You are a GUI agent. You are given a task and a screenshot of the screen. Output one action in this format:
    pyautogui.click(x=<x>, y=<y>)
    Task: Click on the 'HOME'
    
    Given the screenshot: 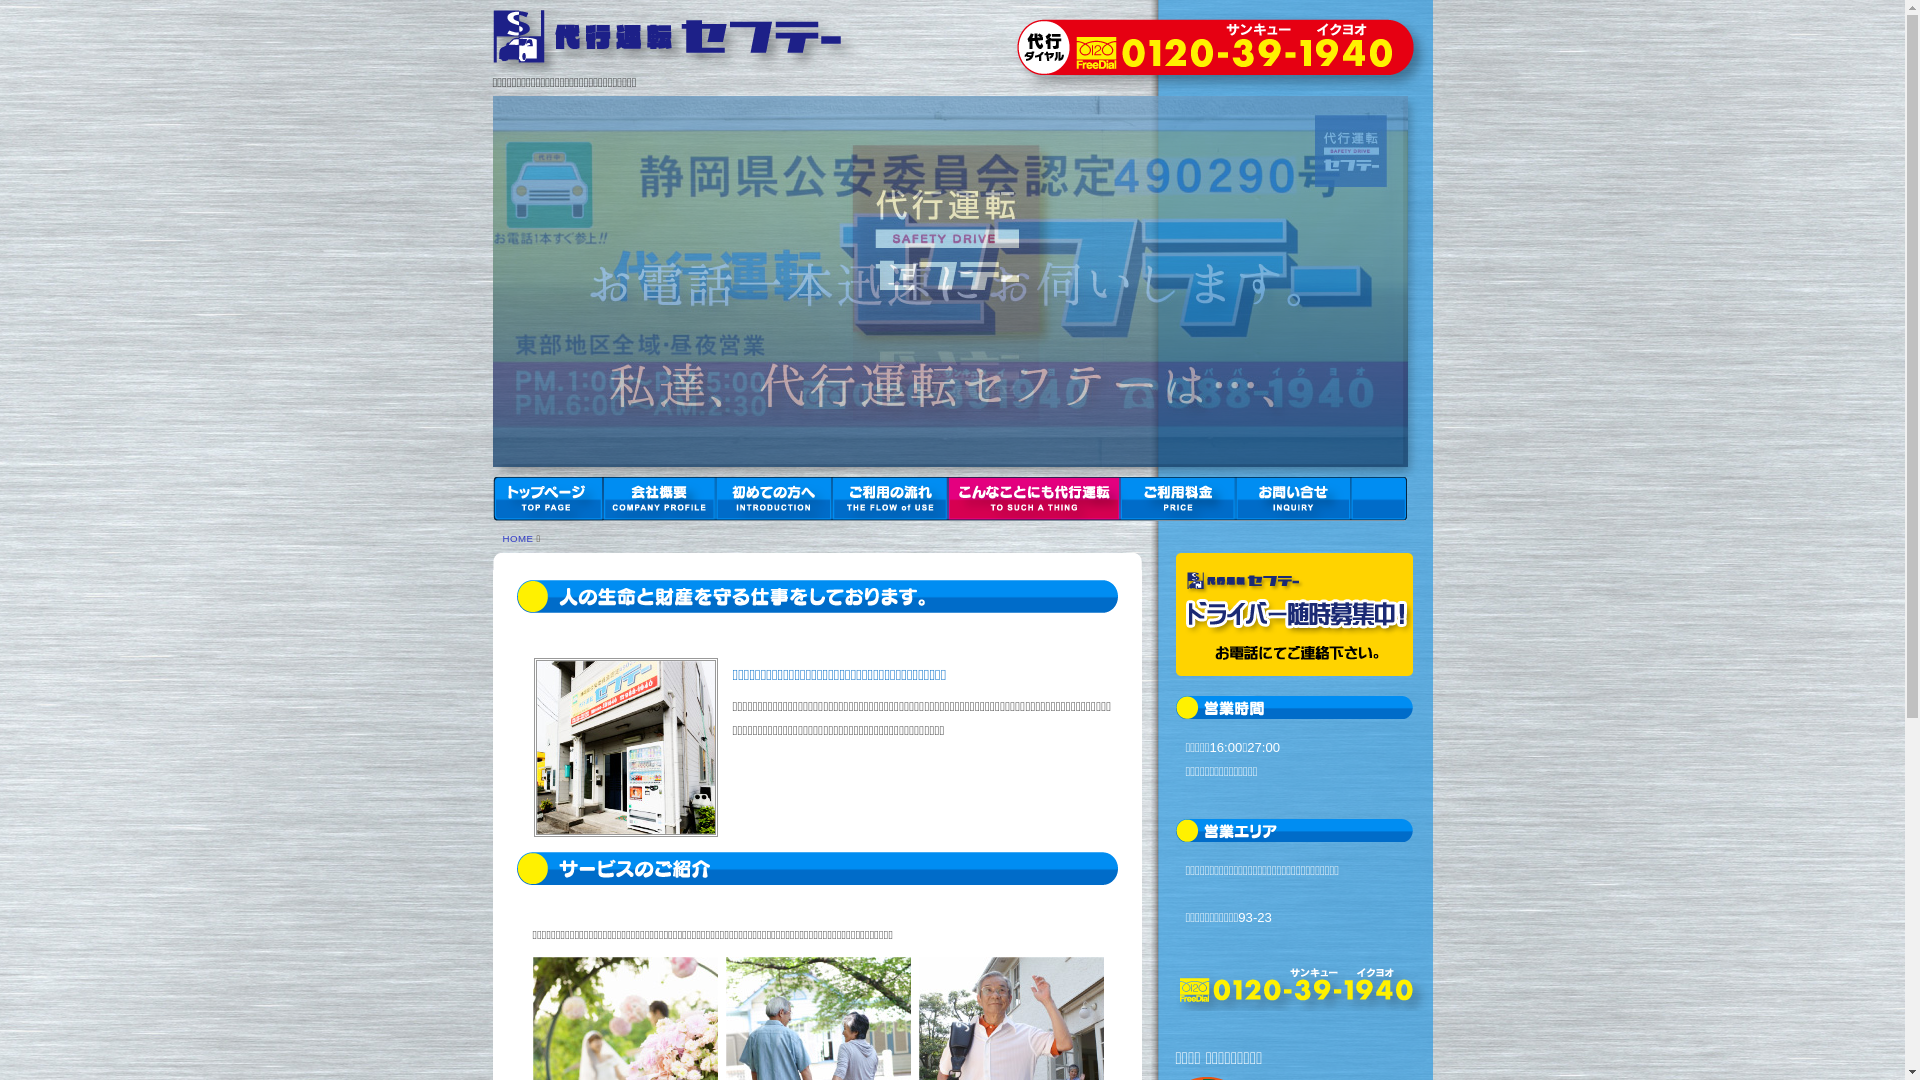 What is the action you would take?
    pyautogui.click(x=502, y=537)
    